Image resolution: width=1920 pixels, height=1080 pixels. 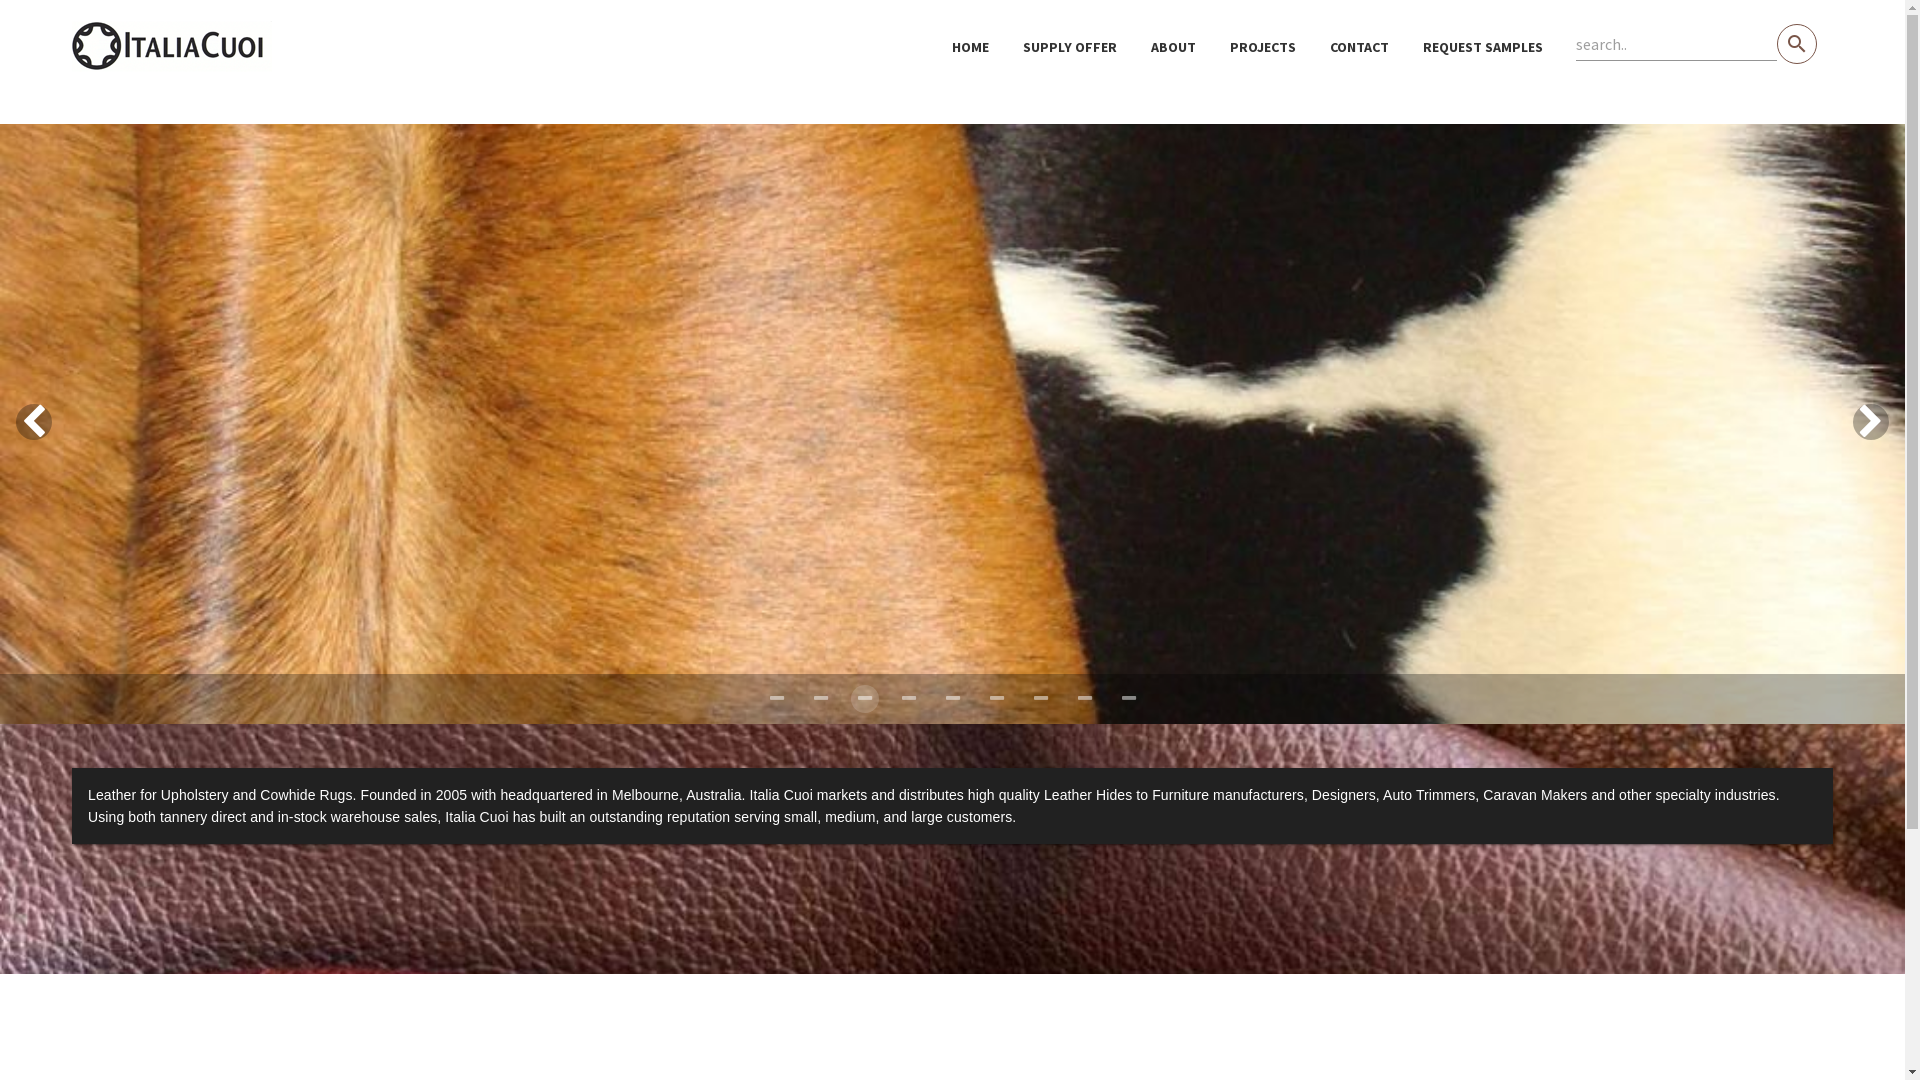 What do you see at coordinates (864, 697) in the screenshot?
I see `'2'` at bounding box center [864, 697].